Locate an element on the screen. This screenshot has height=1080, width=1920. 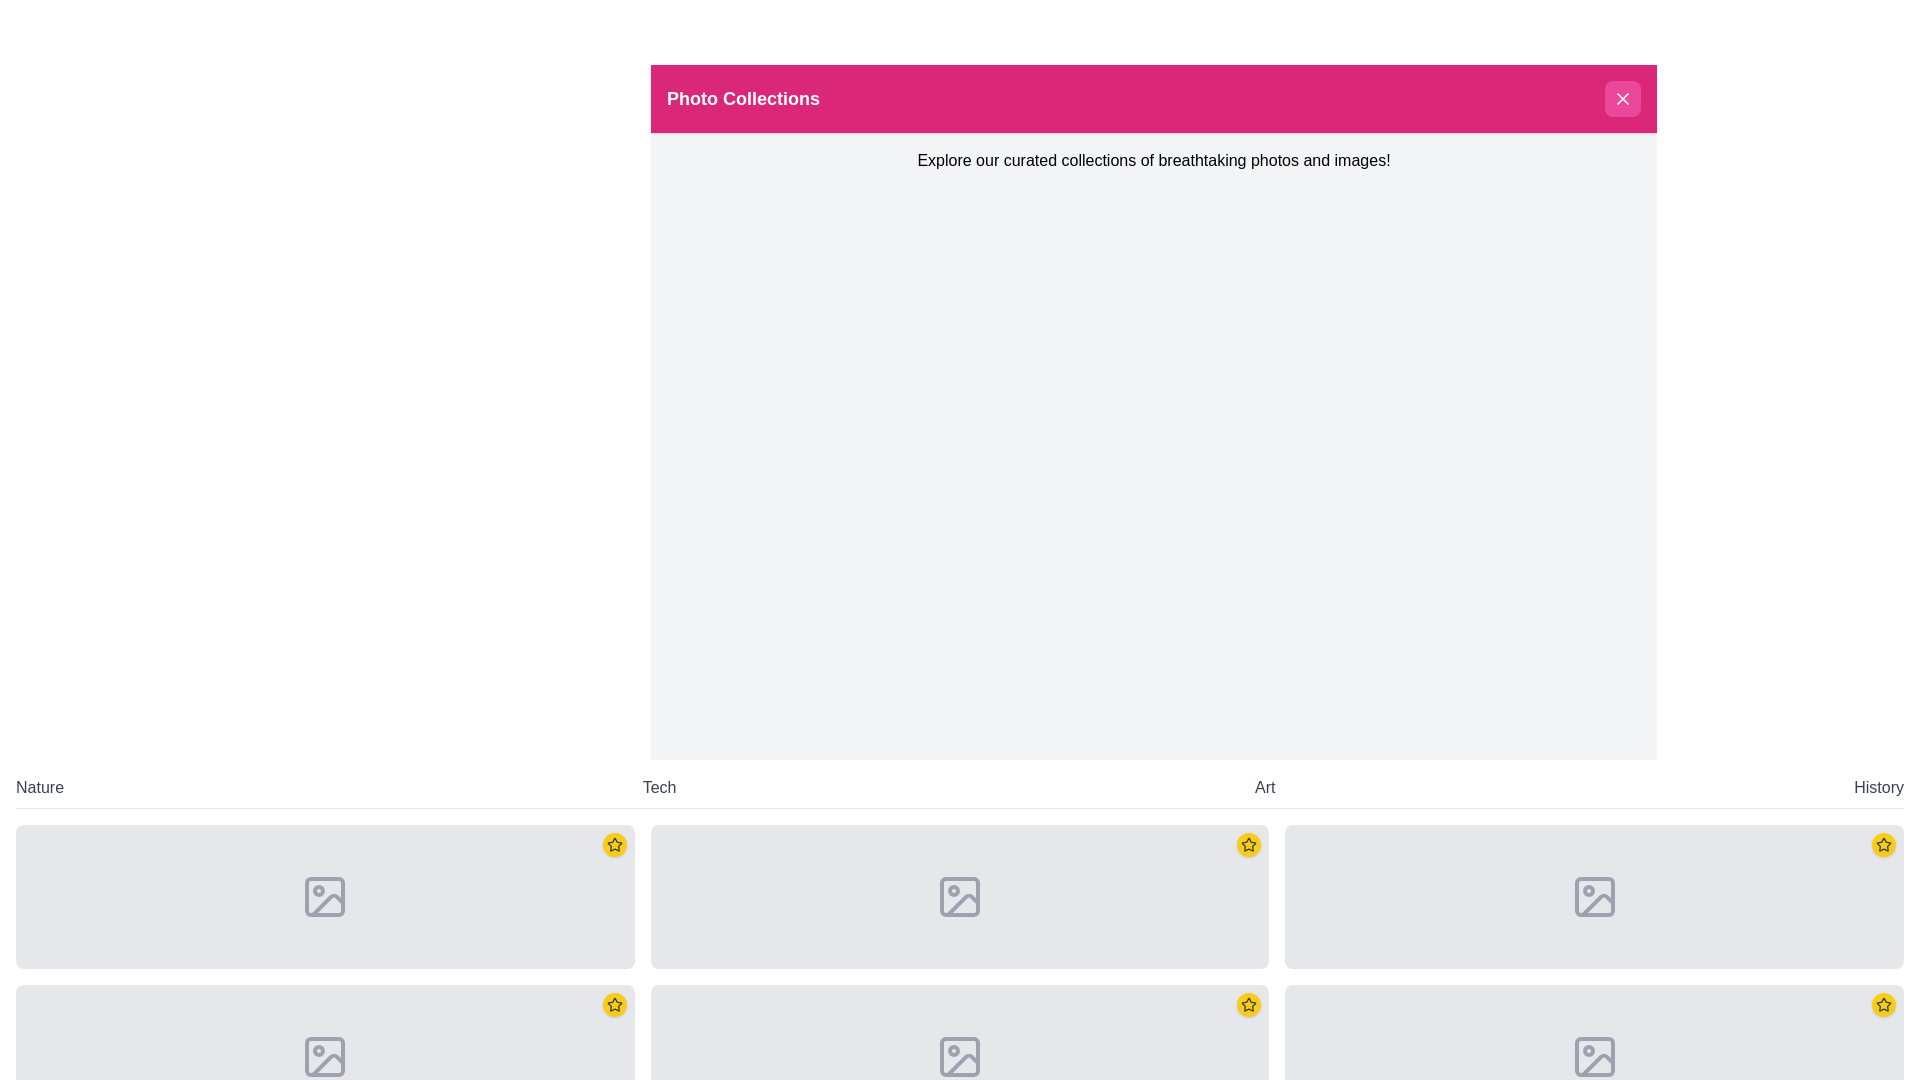
the 'History' text label, which is the fourth item in the horizontal menu bar and styled in dark gray with capitalized letters is located at coordinates (1878, 786).